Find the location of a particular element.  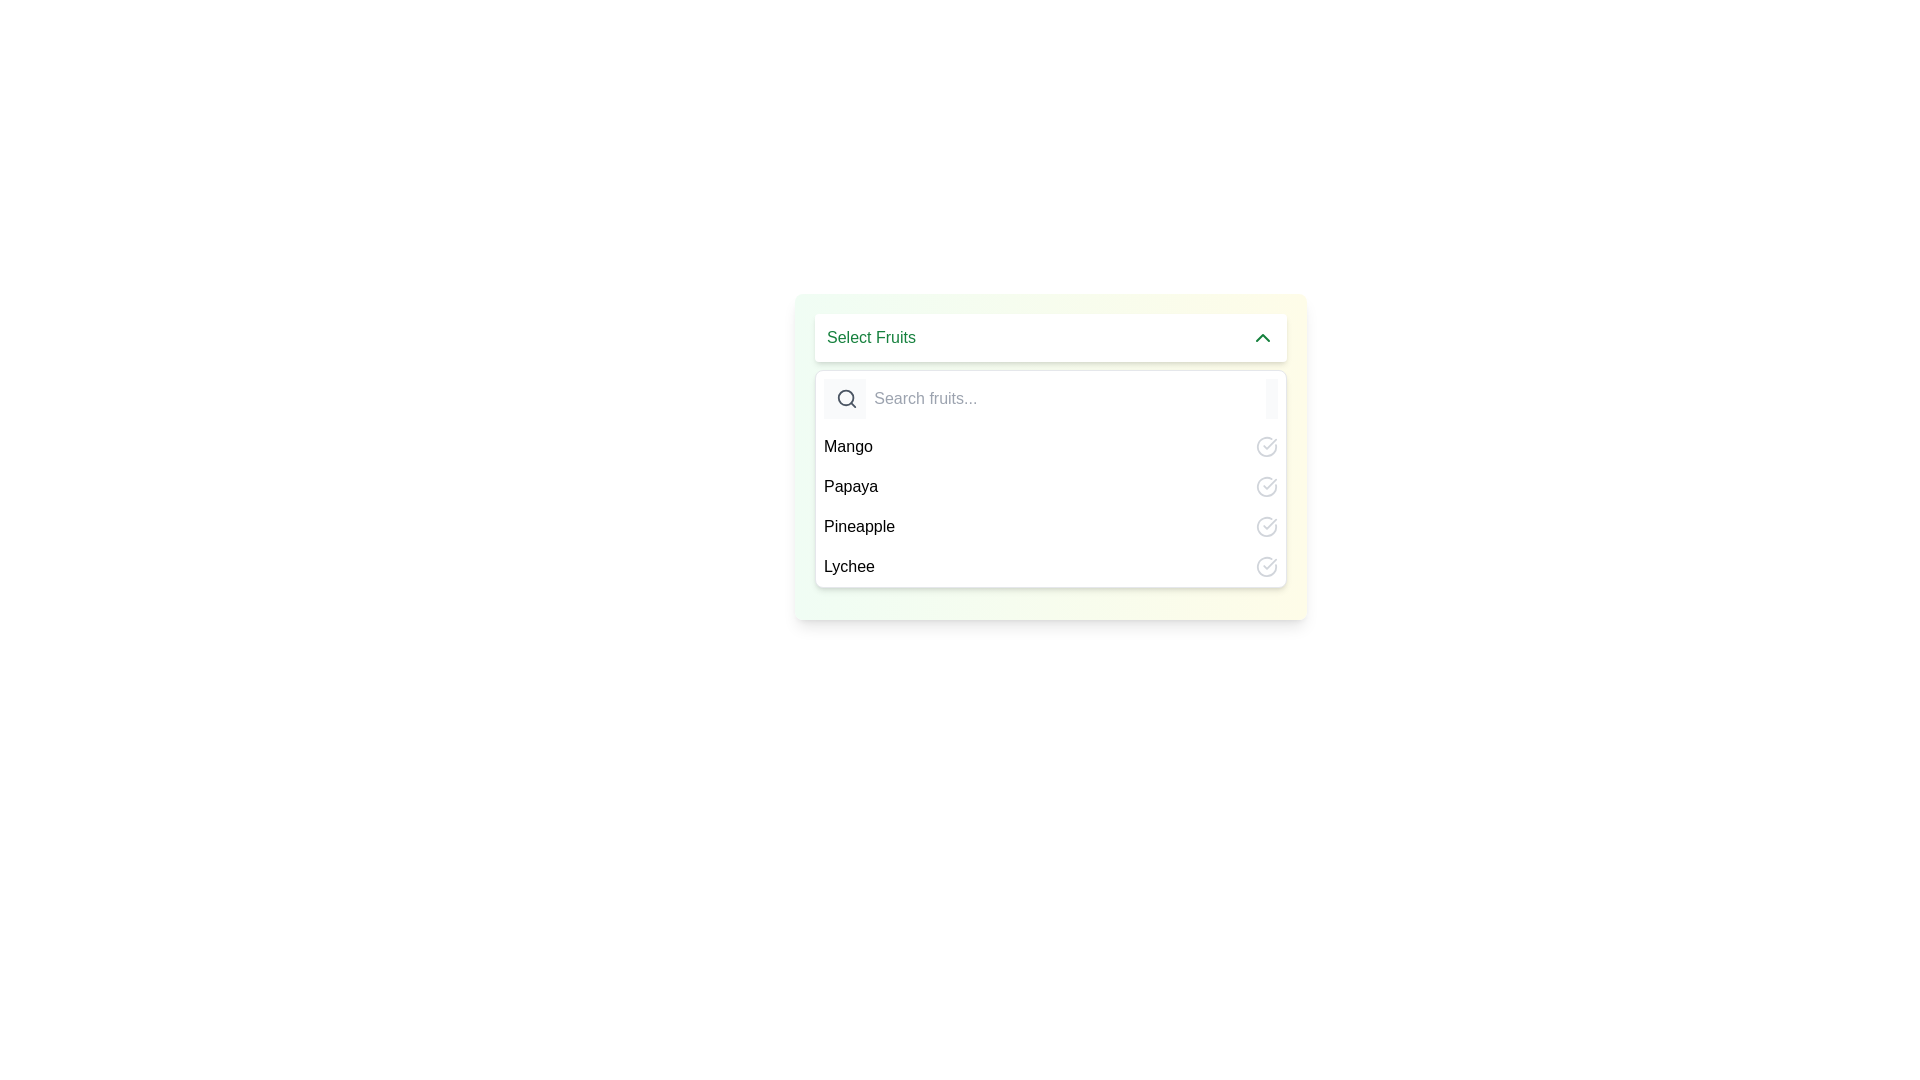

the circular light gray checkmark icon located to the right of the 'Papaya' text in the dropdown menu for interaction is located at coordinates (1269, 443).